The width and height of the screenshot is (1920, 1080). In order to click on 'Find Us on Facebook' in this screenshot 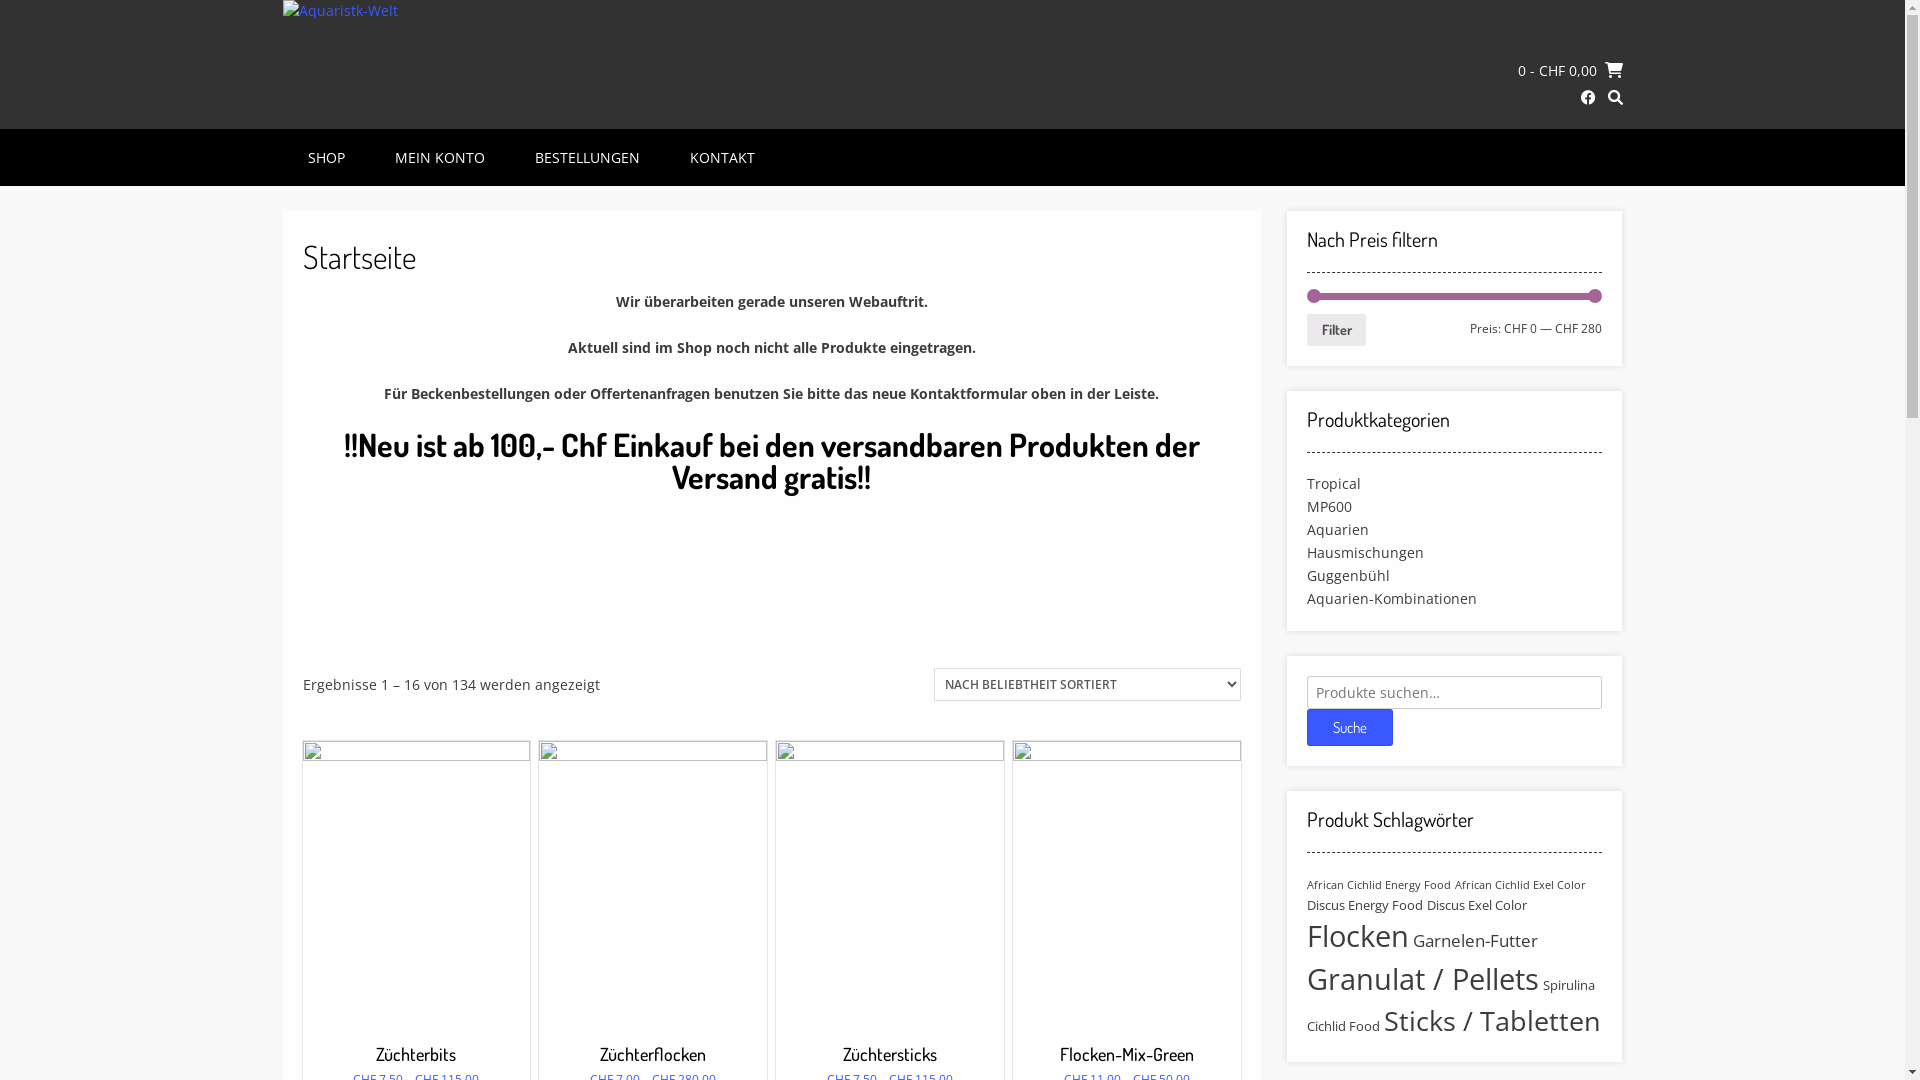, I will do `click(1586, 97)`.